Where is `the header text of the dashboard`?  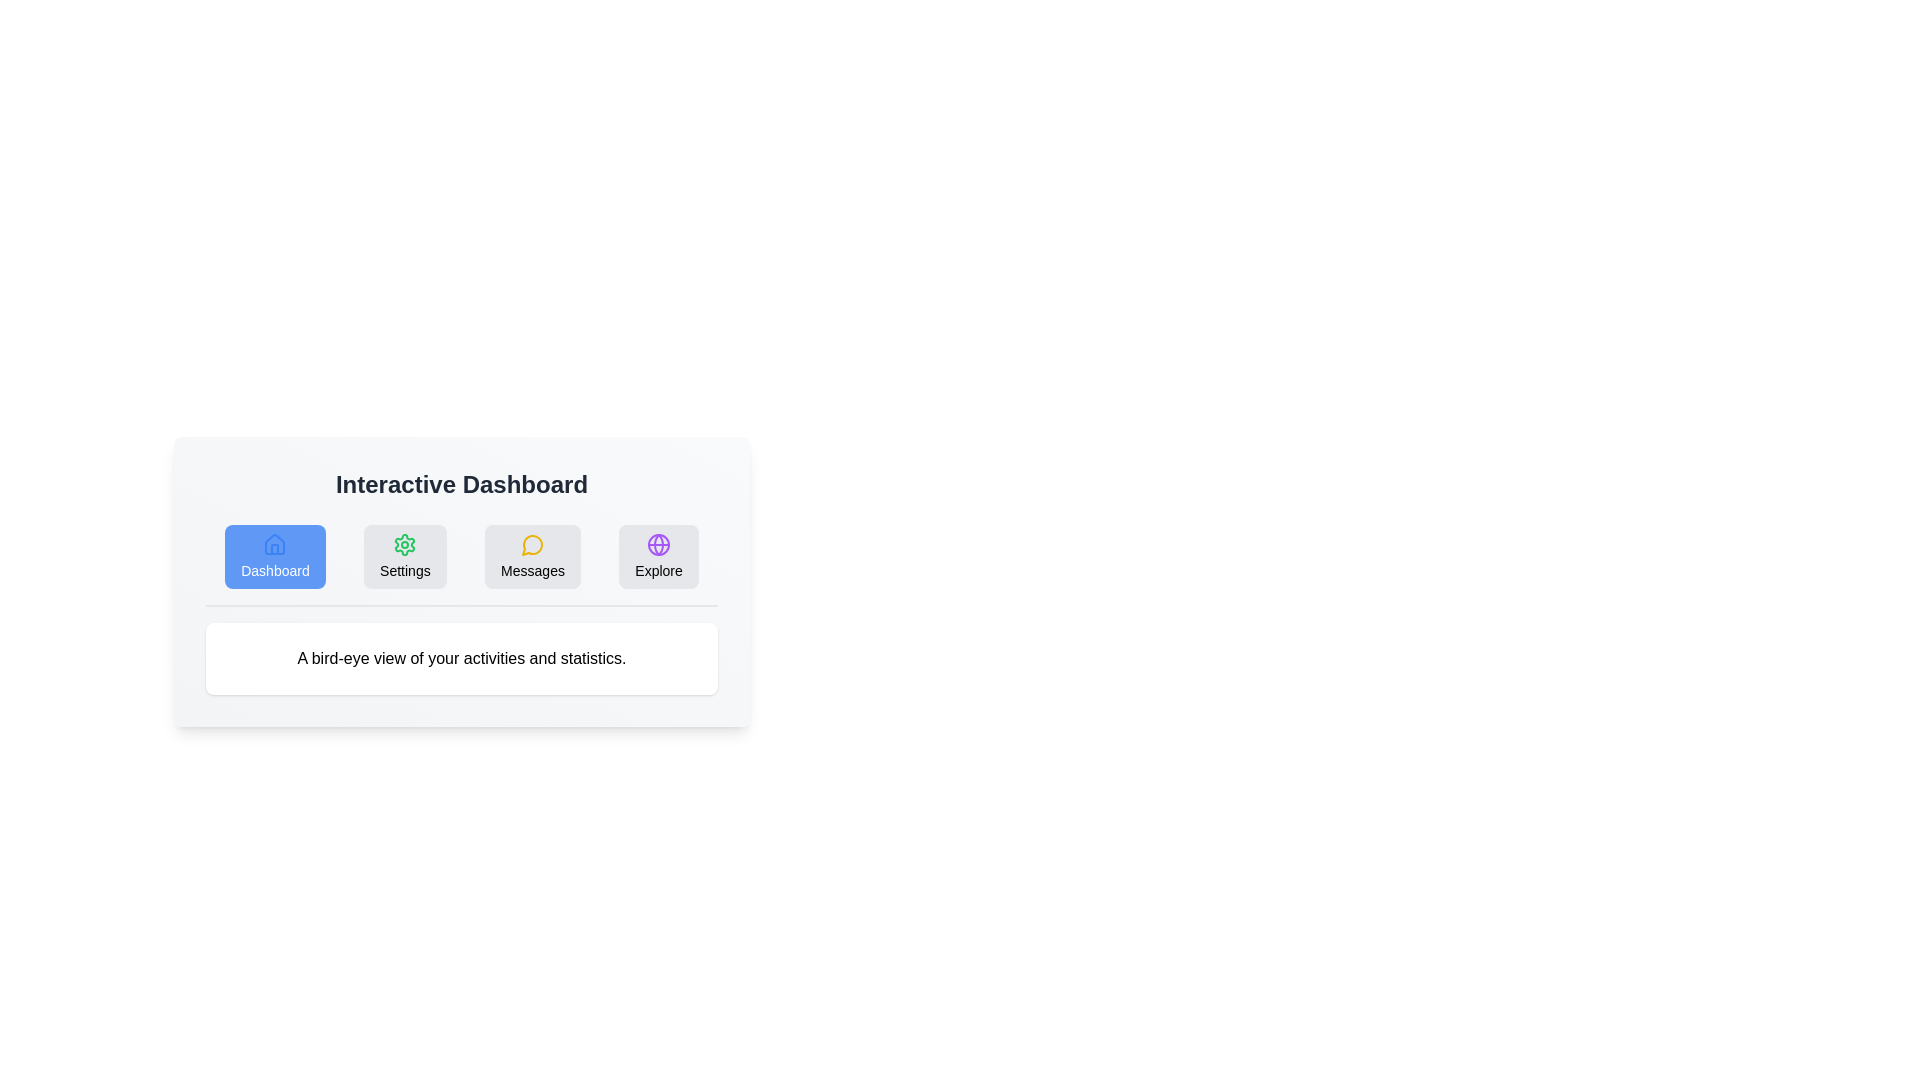 the header text of the dashboard is located at coordinates (460, 485).